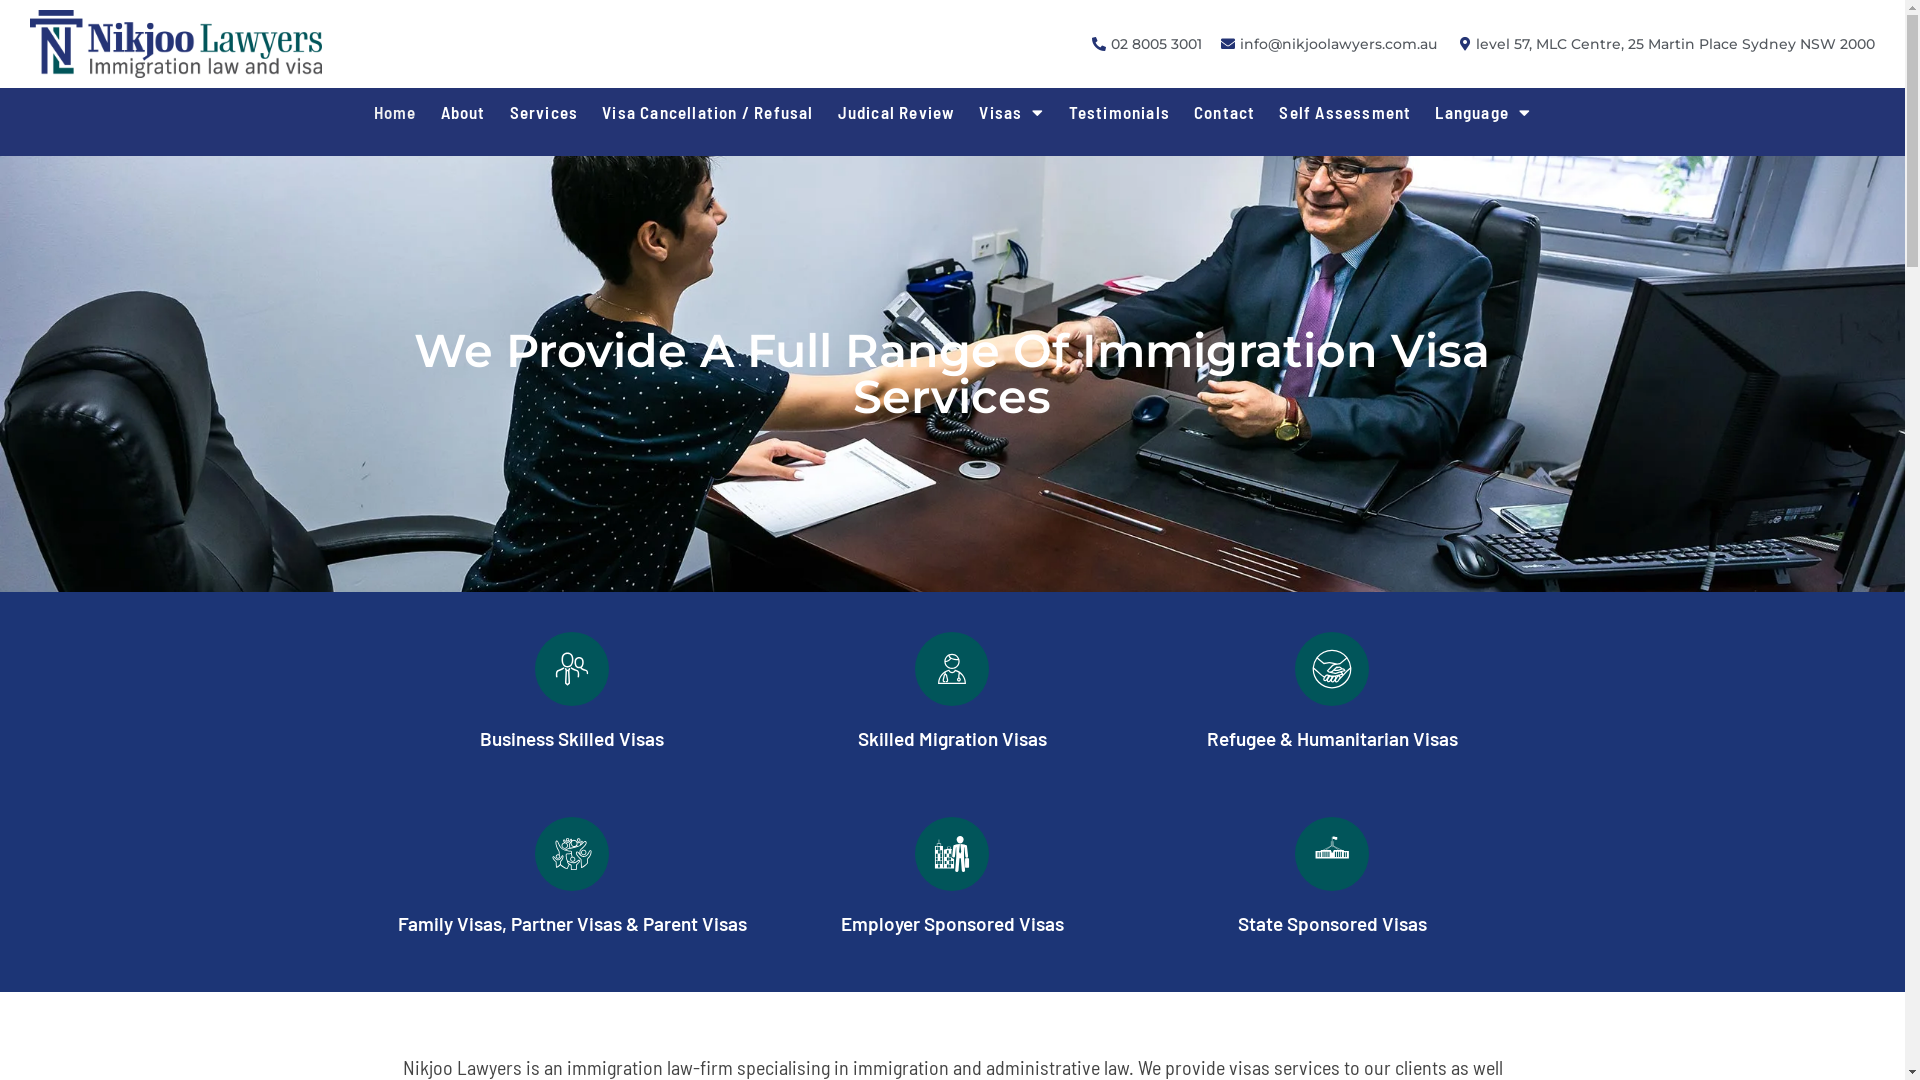 The image size is (1920, 1080). What do you see at coordinates (589, 111) in the screenshot?
I see `'Visa Cancellation / Refusal'` at bounding box center [589, 111].